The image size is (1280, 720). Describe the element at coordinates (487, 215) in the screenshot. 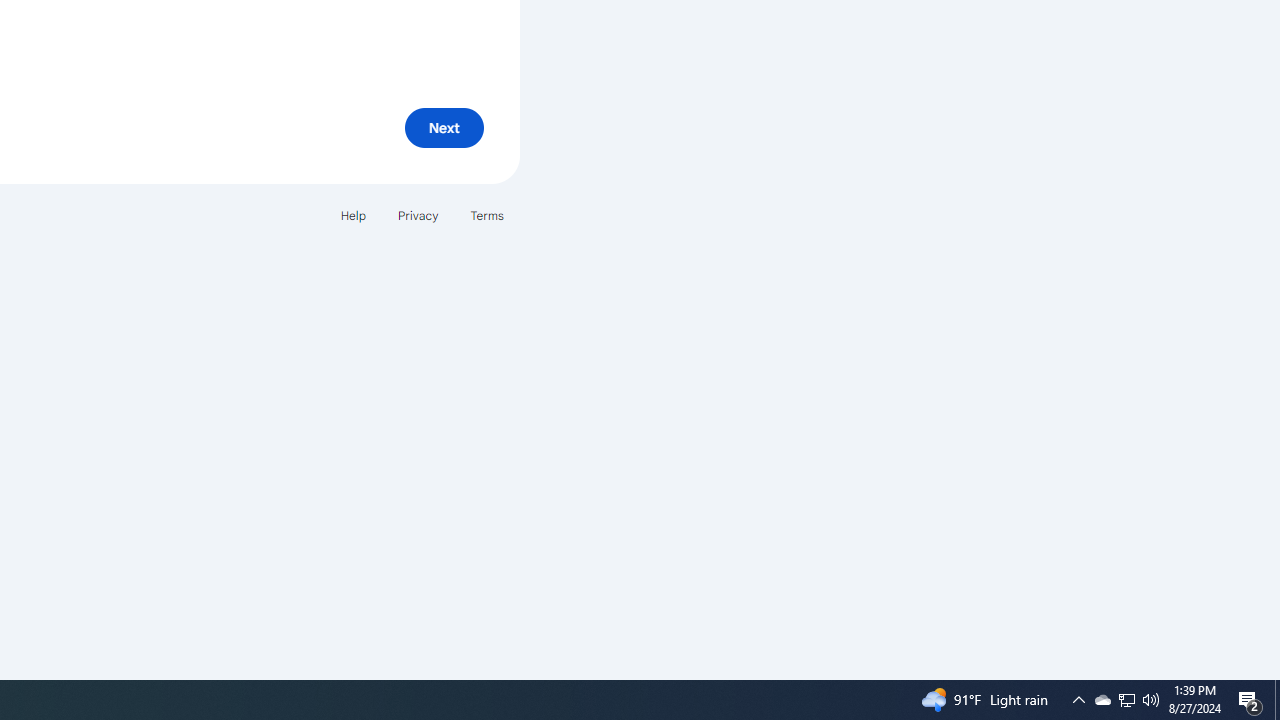

I see `'Terms'` at that location.